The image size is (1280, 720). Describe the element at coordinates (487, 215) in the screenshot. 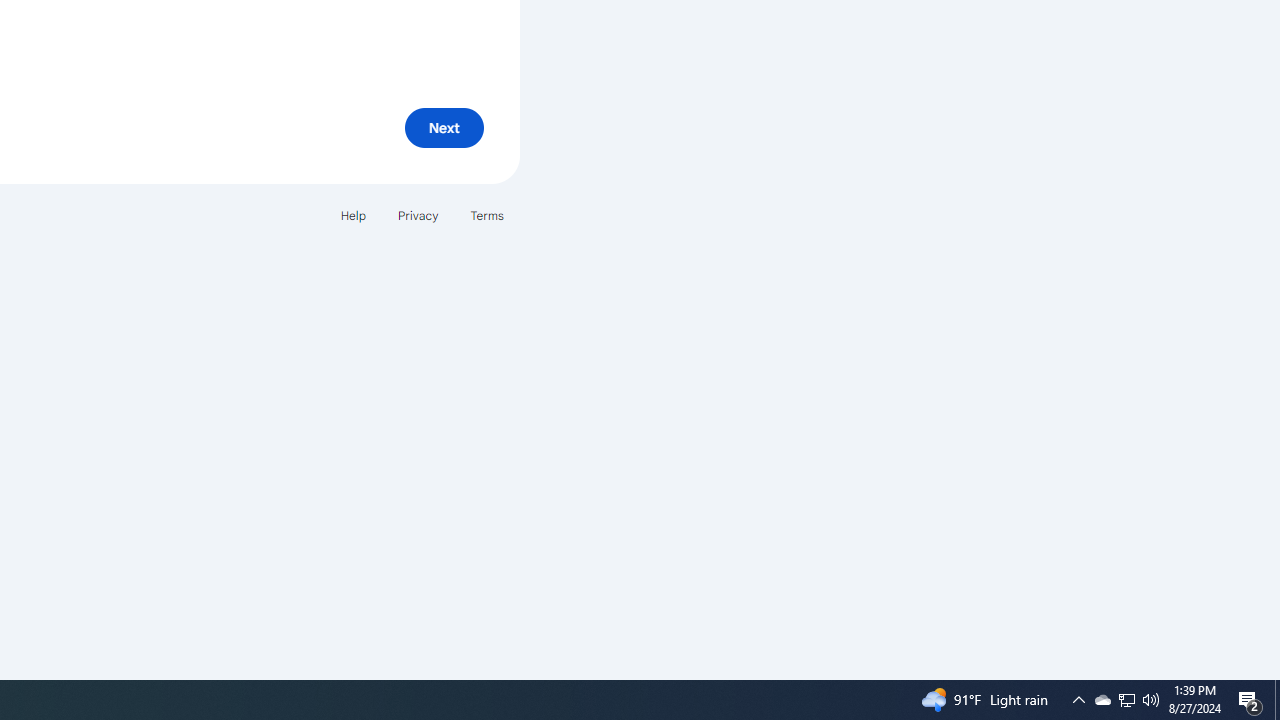

I see `'Terms'` at that location.